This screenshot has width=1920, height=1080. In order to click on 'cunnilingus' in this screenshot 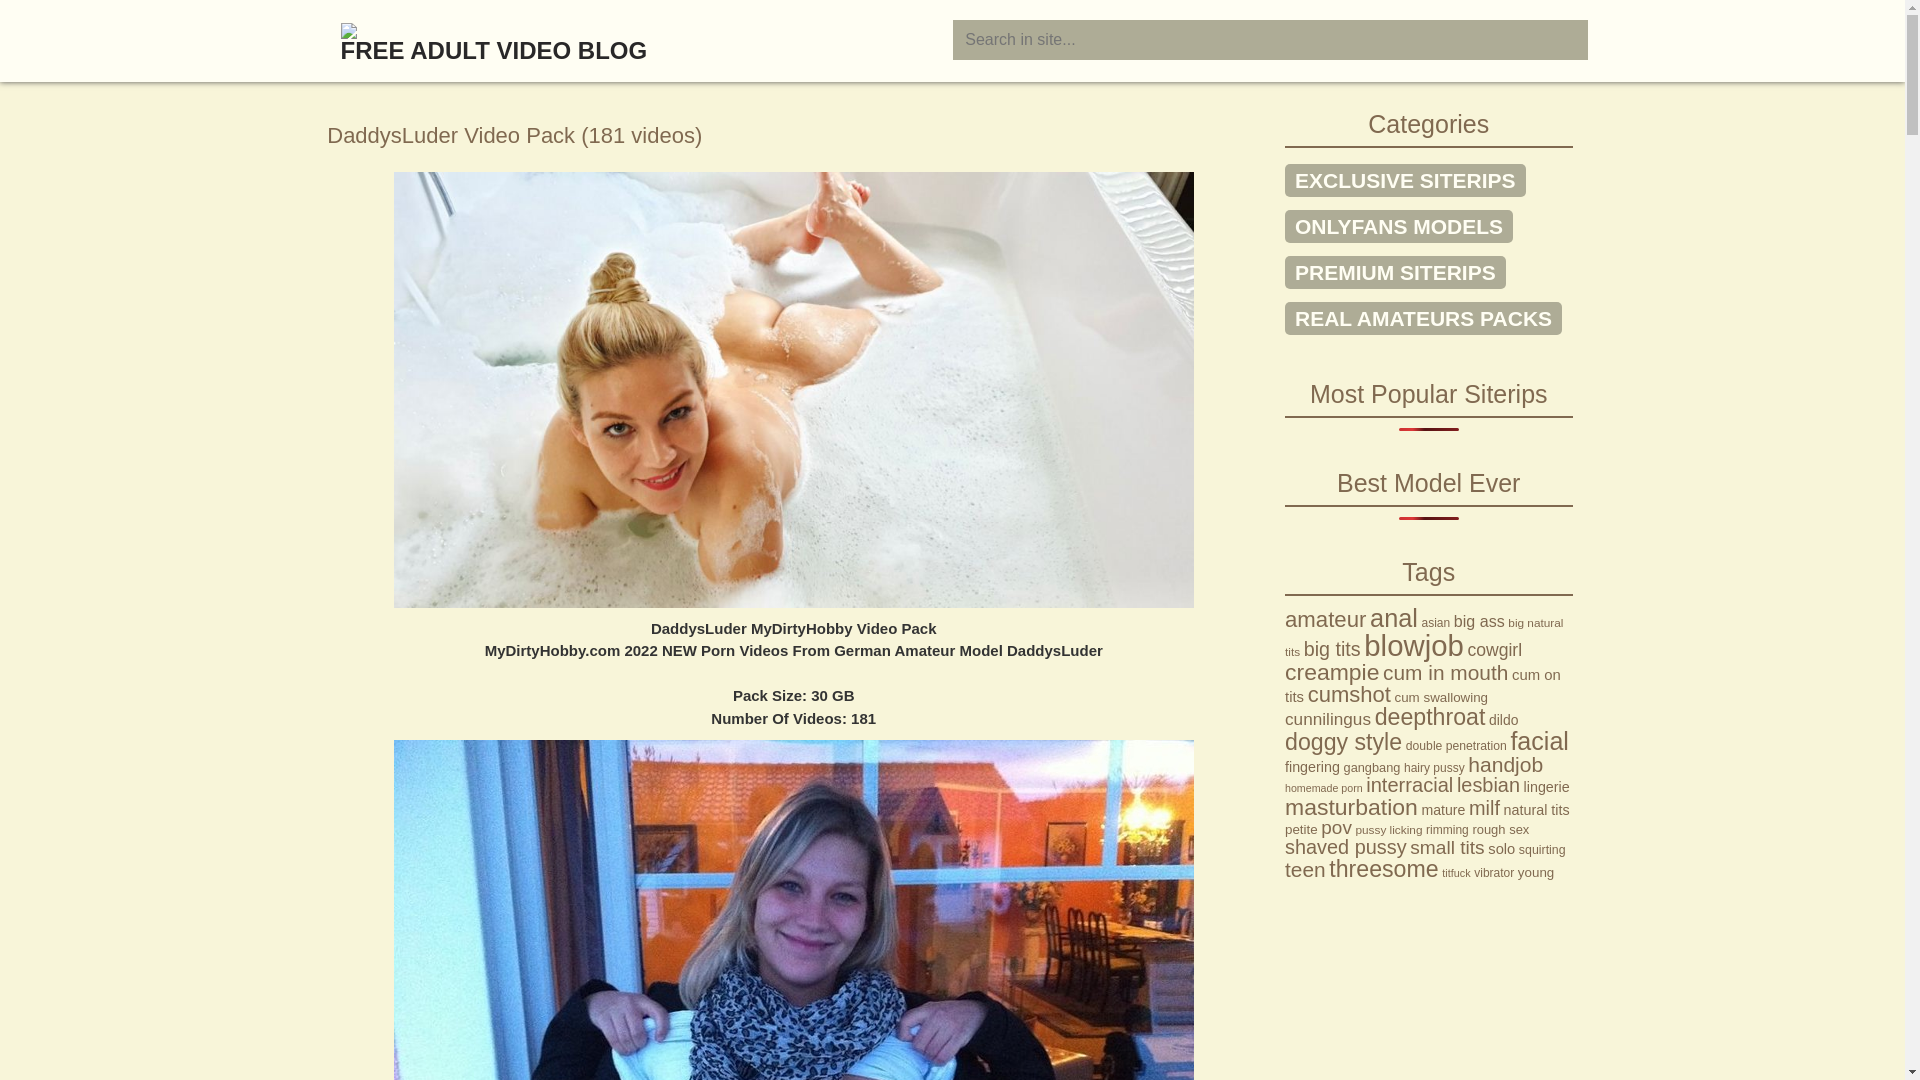, I will do `click(1328, 717)`.